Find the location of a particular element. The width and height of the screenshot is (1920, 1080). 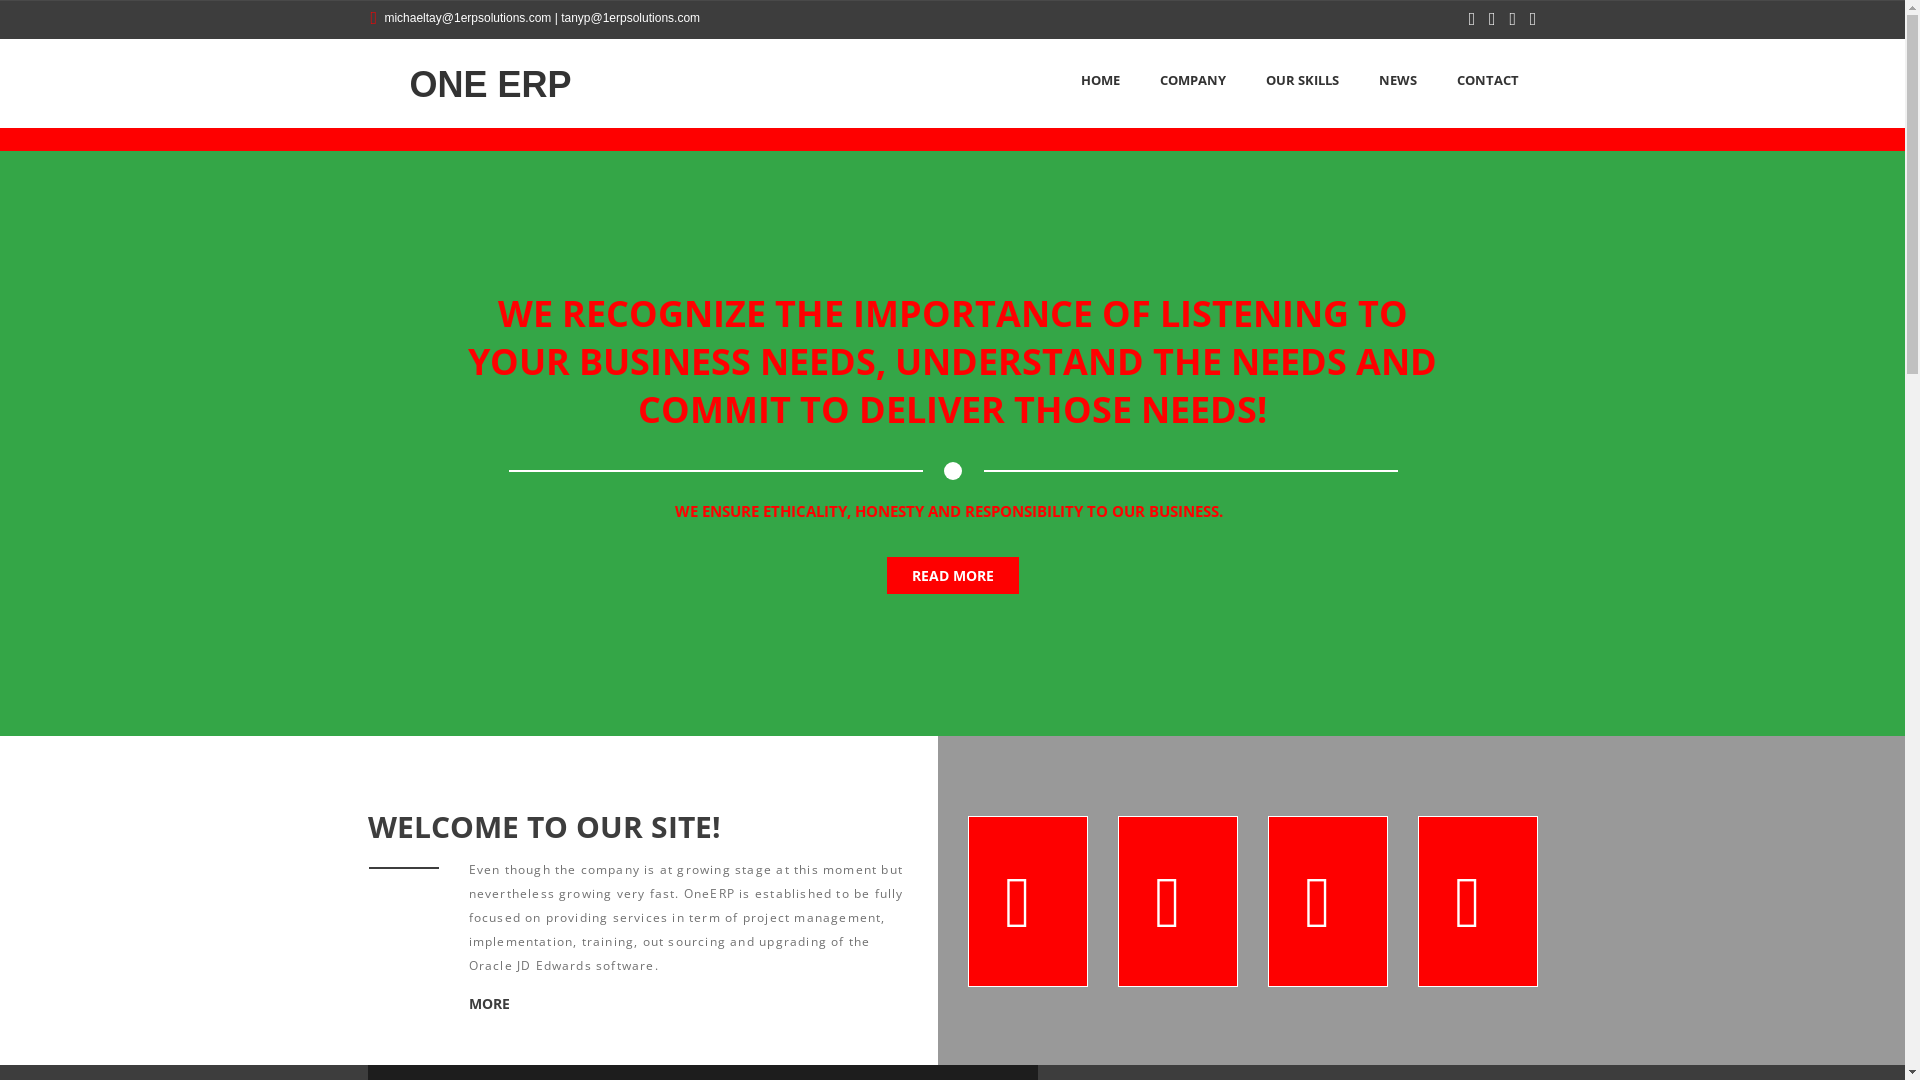

'NEWS' is located at coordinates (1359, 79).